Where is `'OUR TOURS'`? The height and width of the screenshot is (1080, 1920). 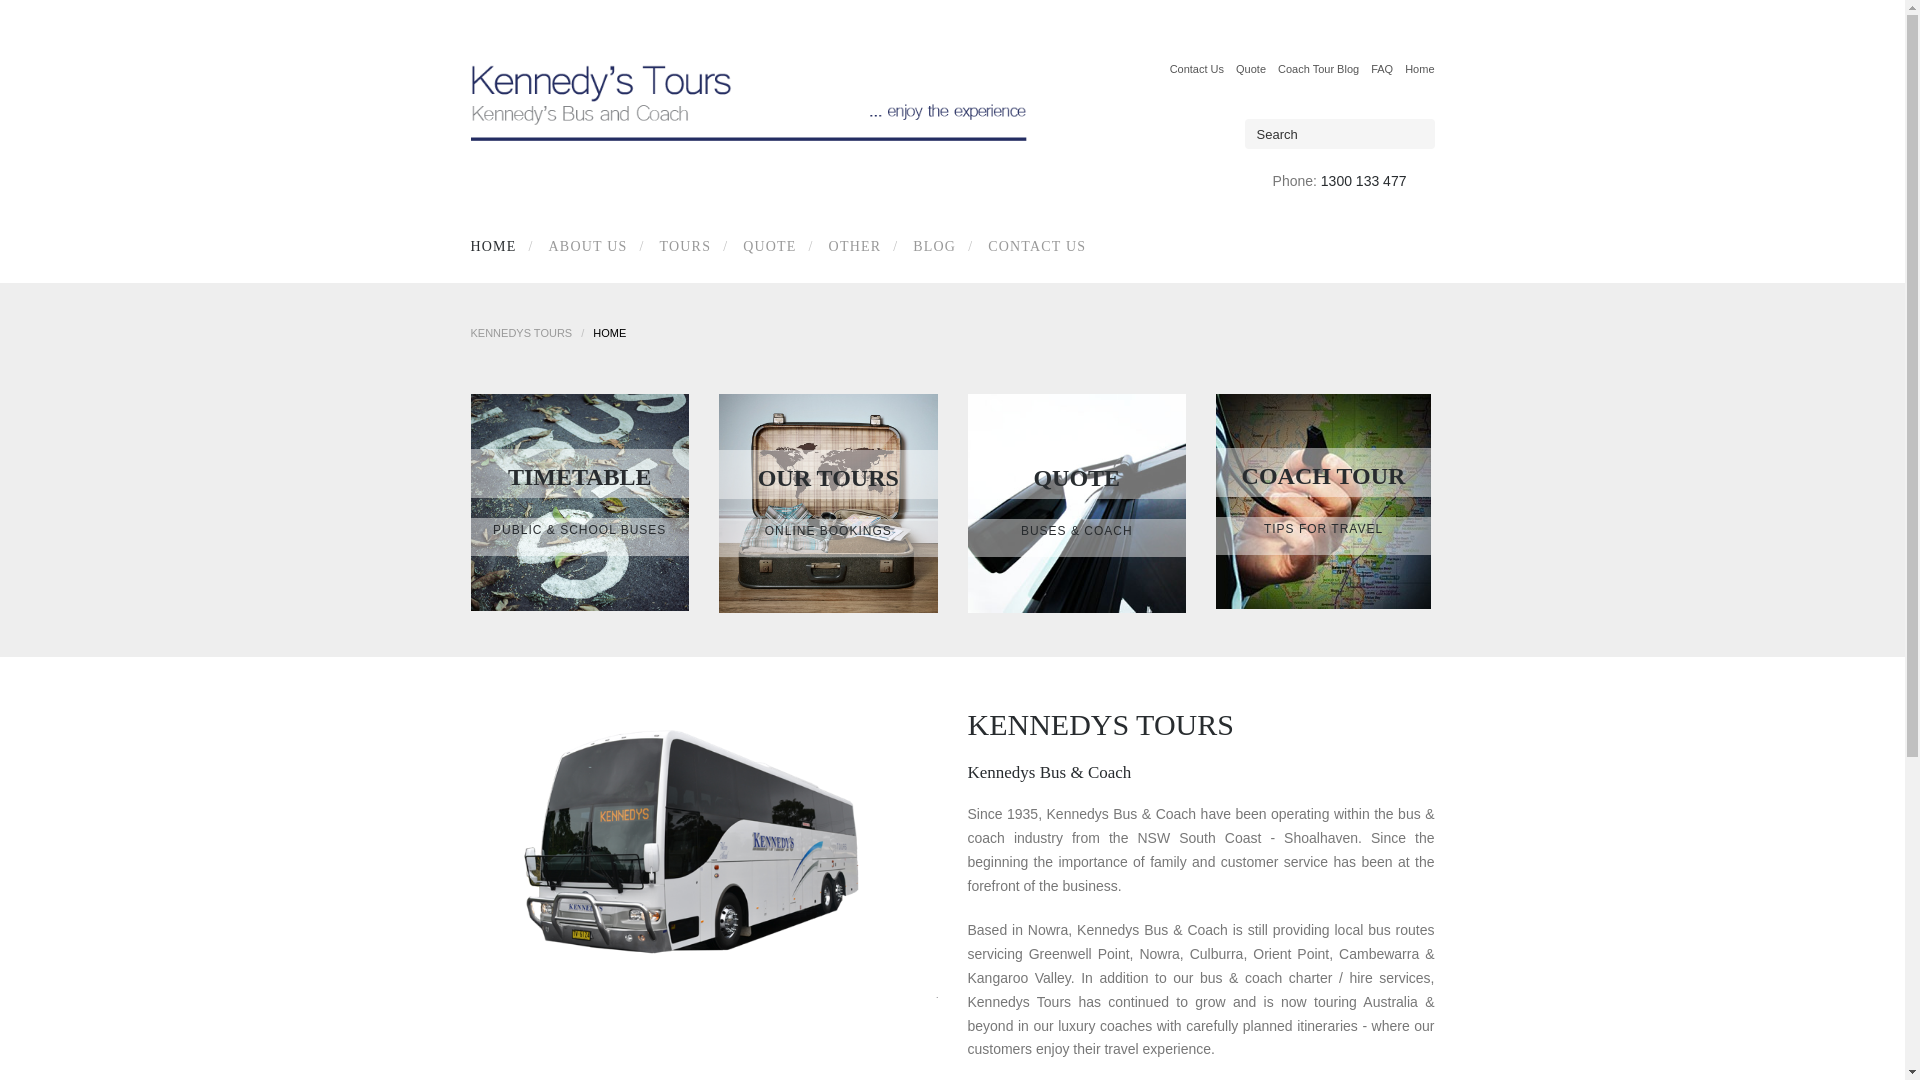 'OUR TOURS' is located at coordinates (828, 478).